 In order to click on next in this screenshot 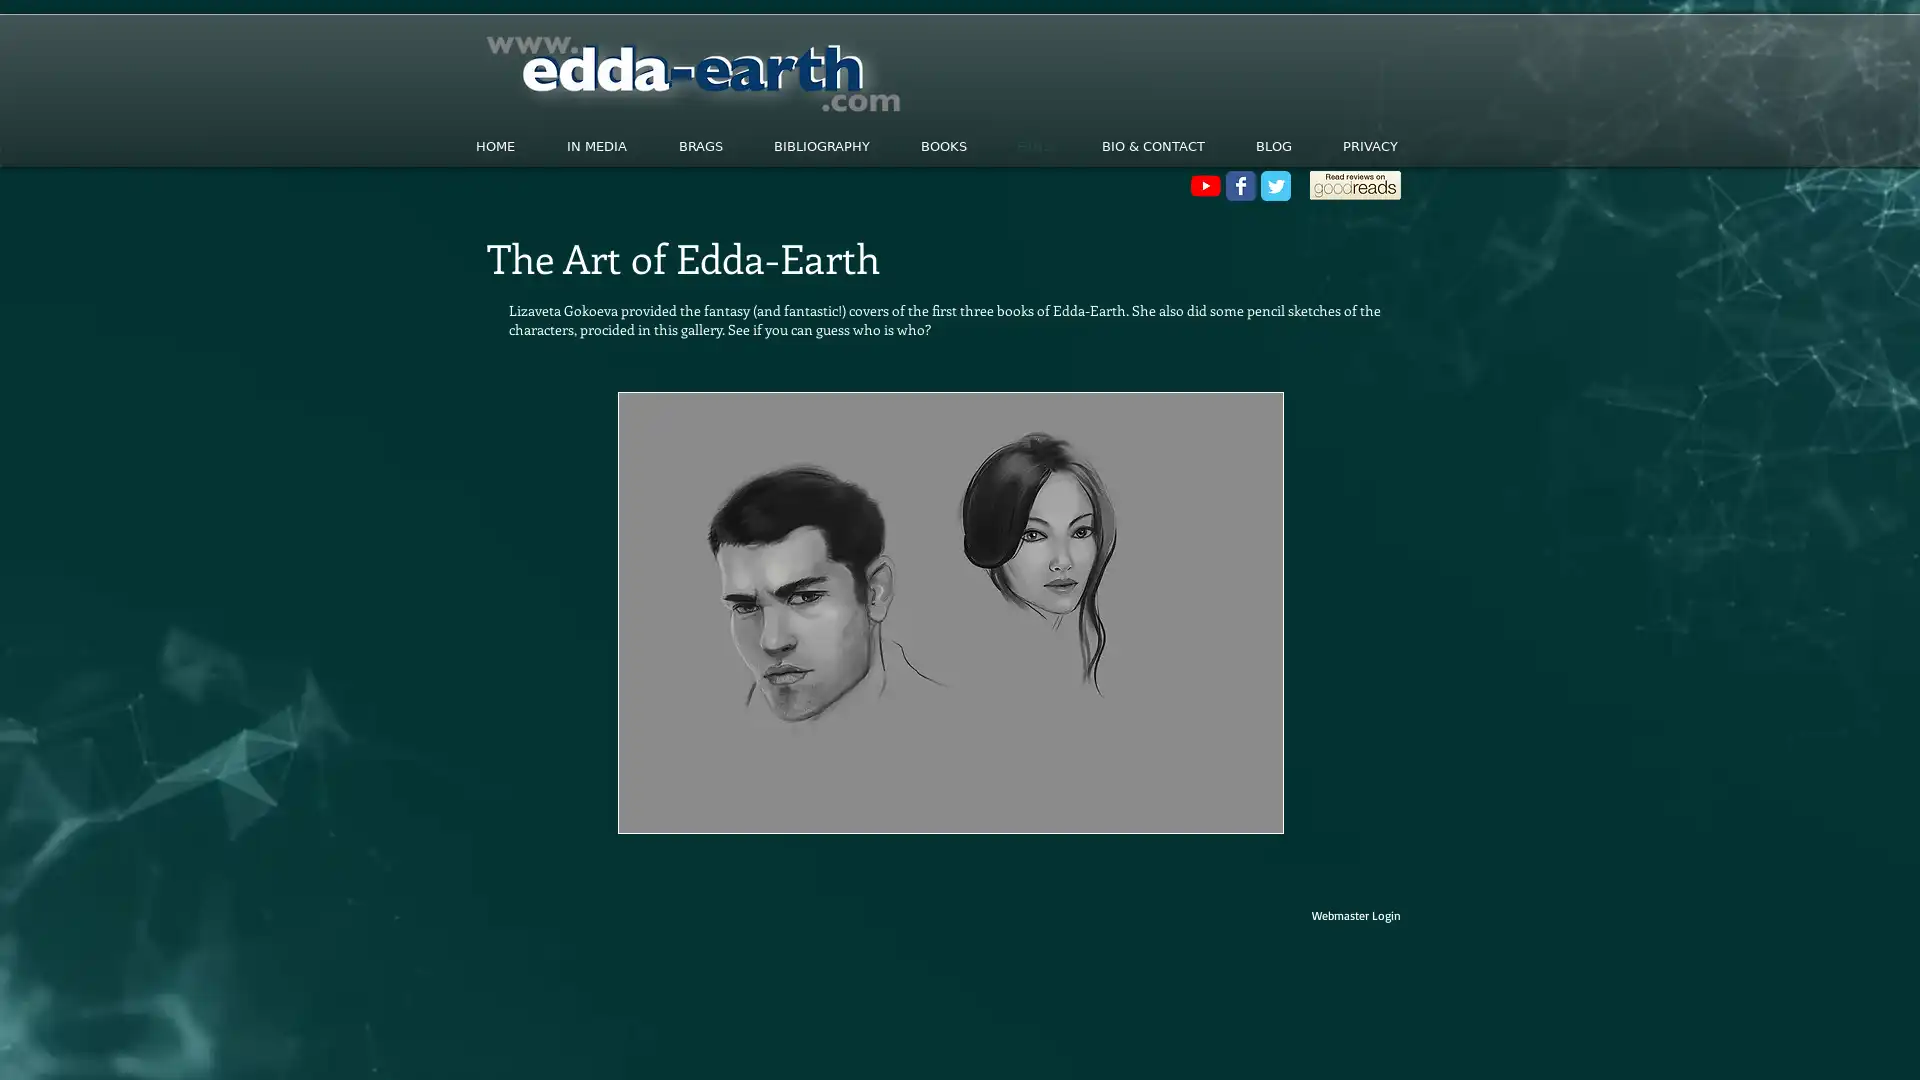, I will do `click(1240, 612)`.